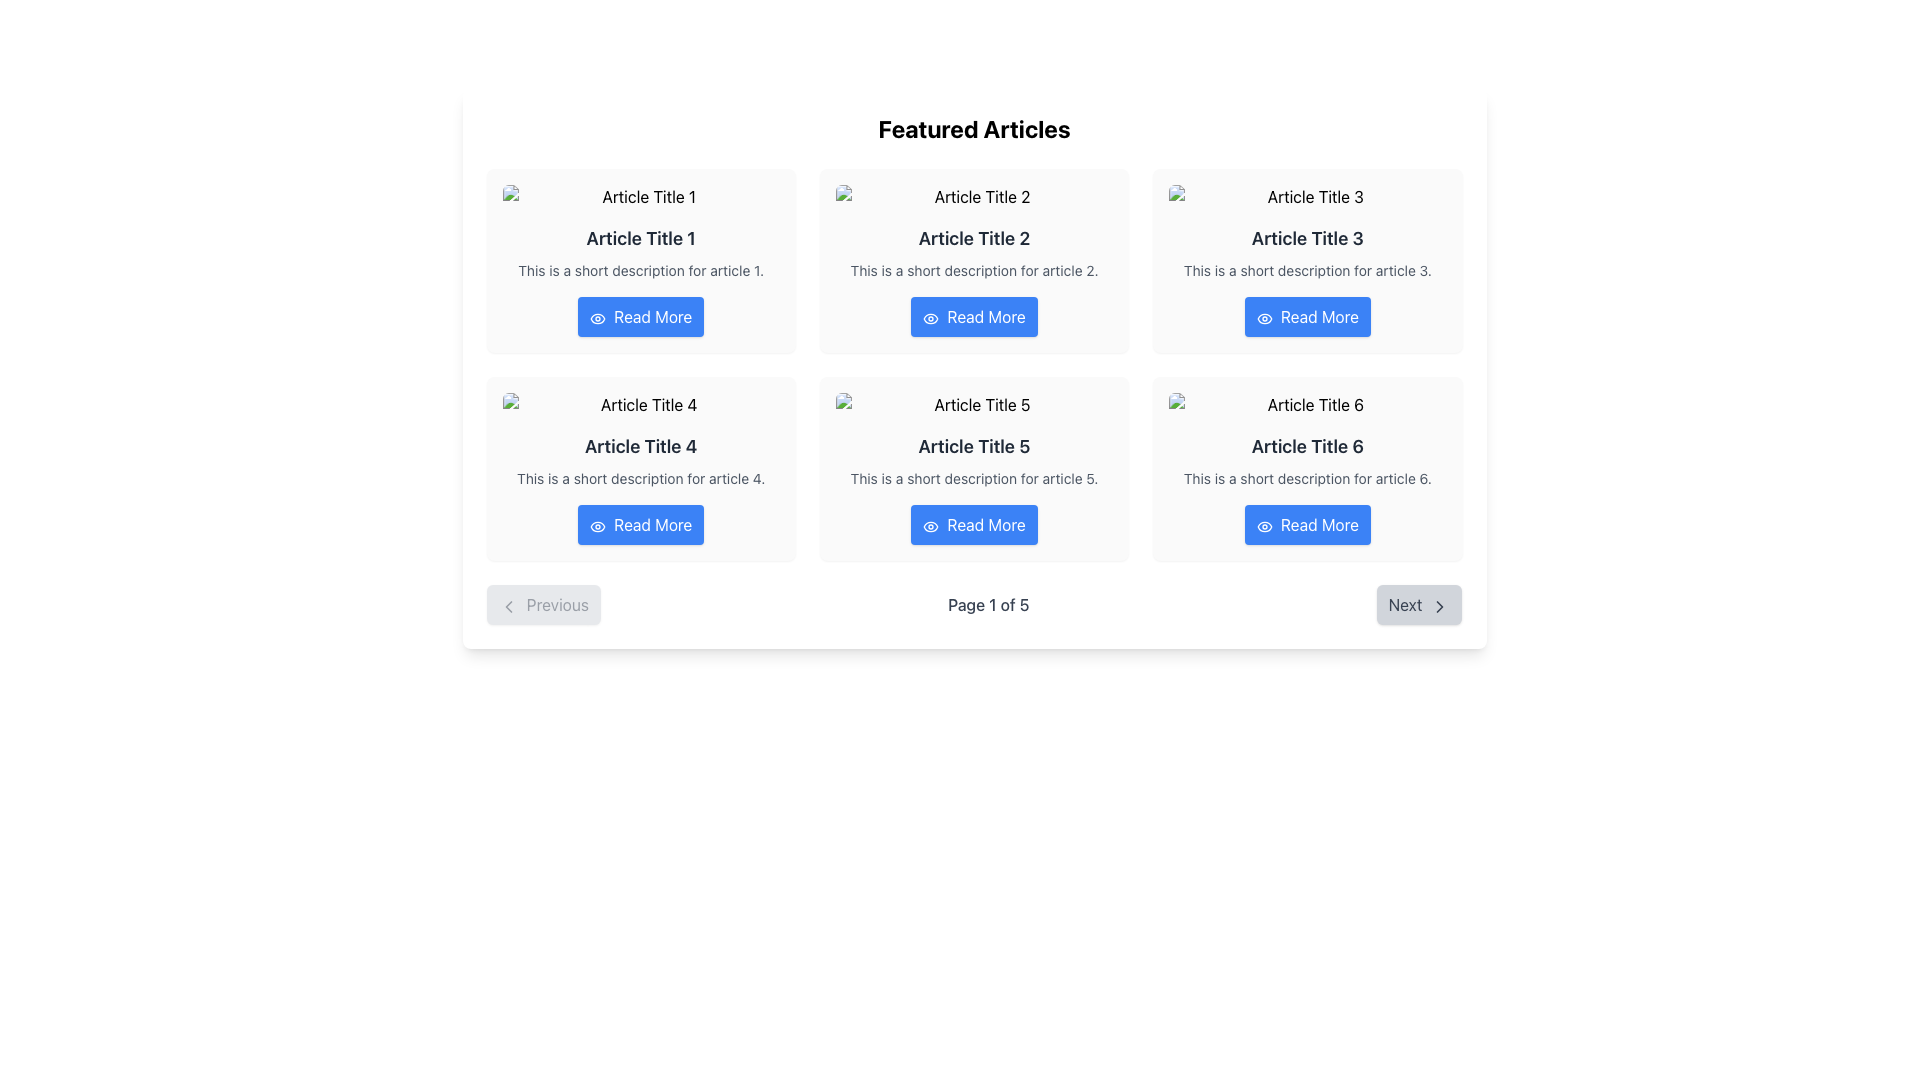 The height and width of the screenshot is (1080, 1920). Describe the element at coordinates (974, 238) in the screenshot. I see `the bold text label displaying 'Article Title 2' that is positioned above a description and a button within the card layout` at that location.